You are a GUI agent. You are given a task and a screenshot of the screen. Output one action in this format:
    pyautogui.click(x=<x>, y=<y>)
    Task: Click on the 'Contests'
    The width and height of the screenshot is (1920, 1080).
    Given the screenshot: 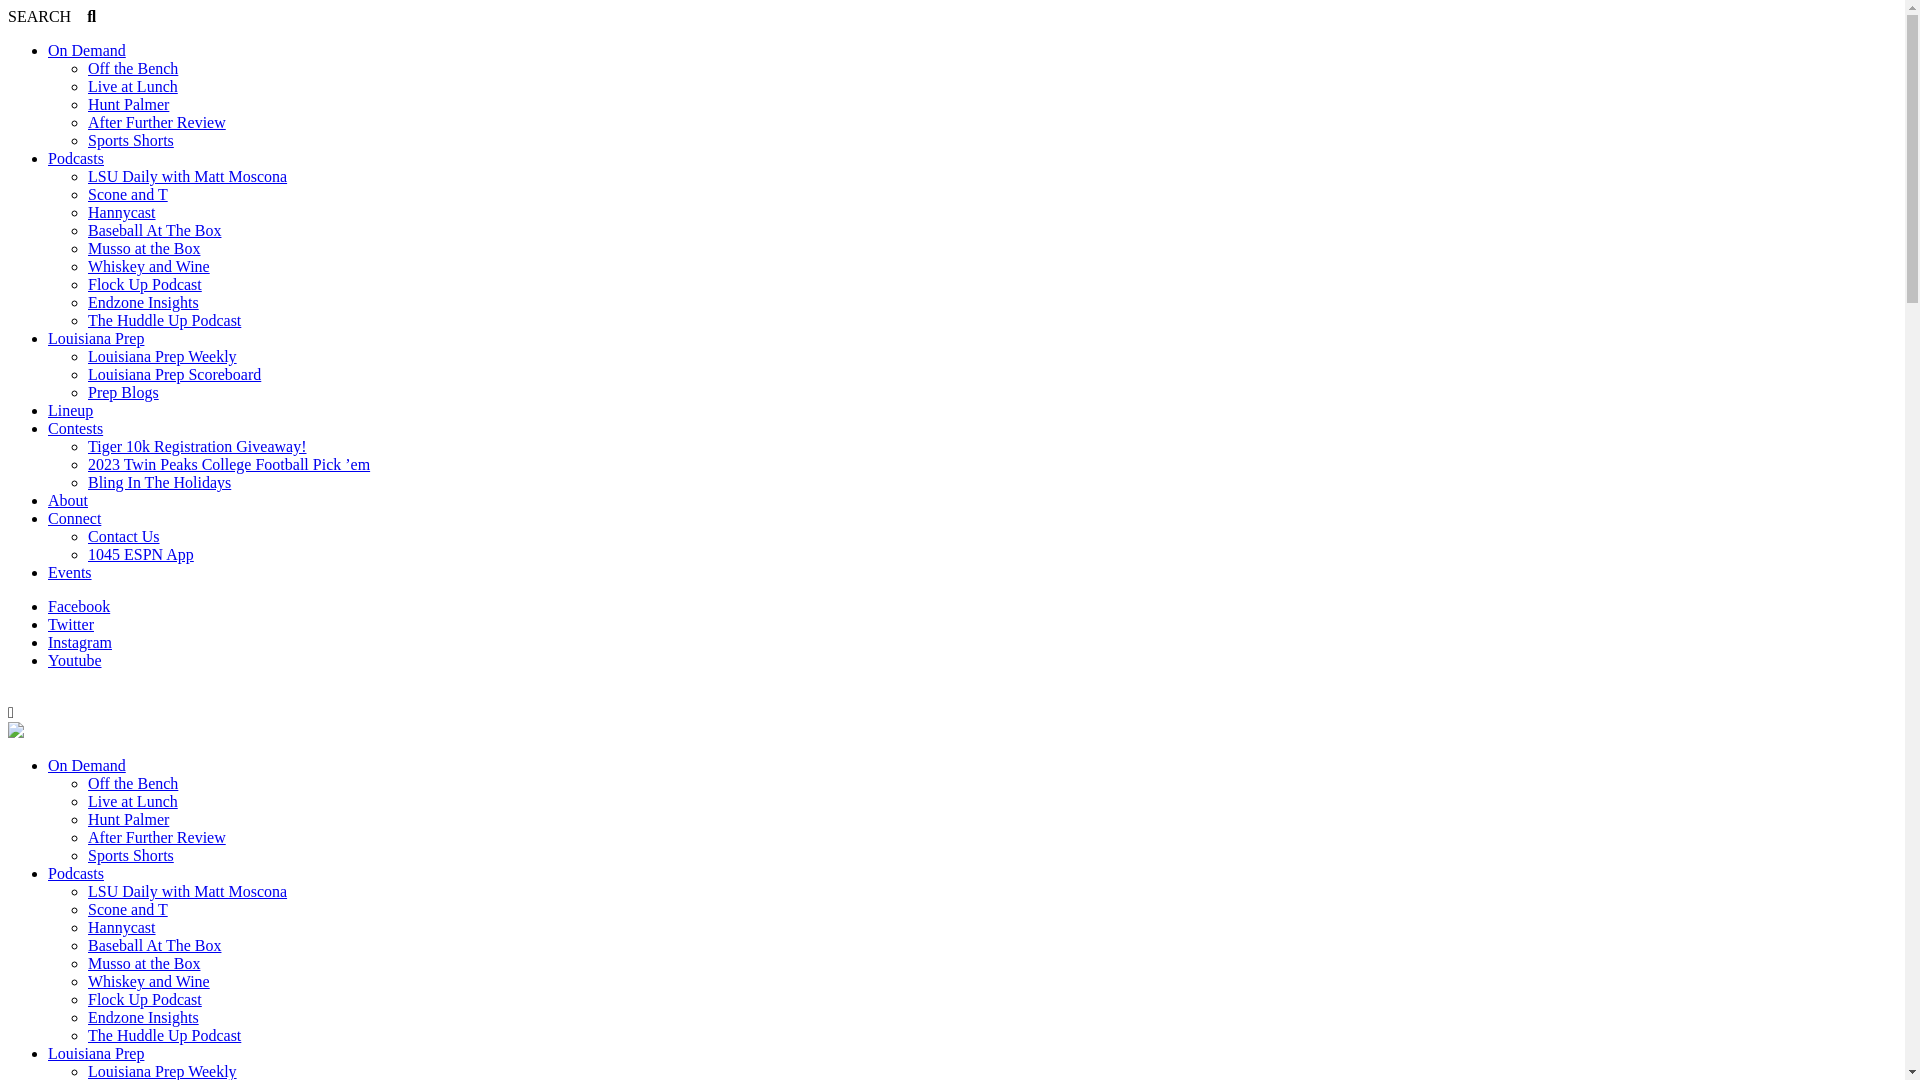 What is the action you would take?
    pyautogui.click(x=75, y=427)
    